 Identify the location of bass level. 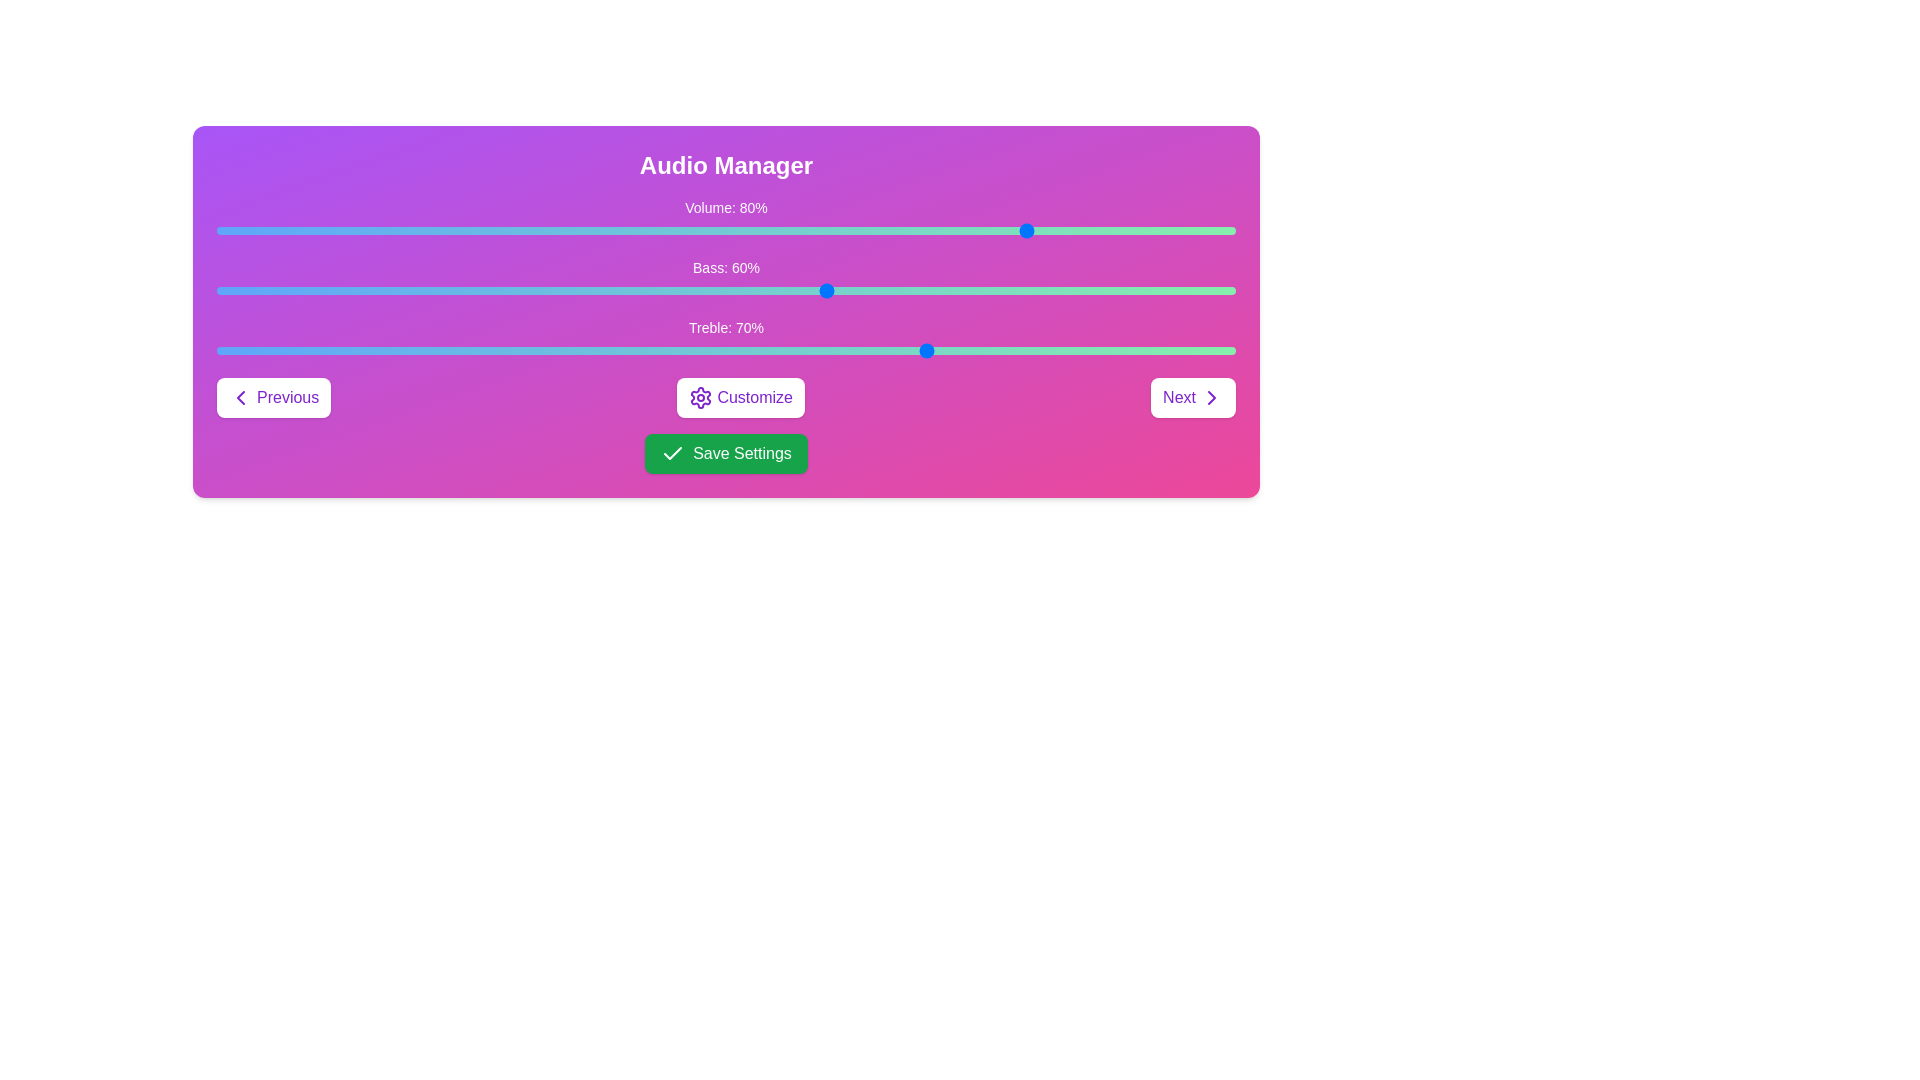
(297, 290).